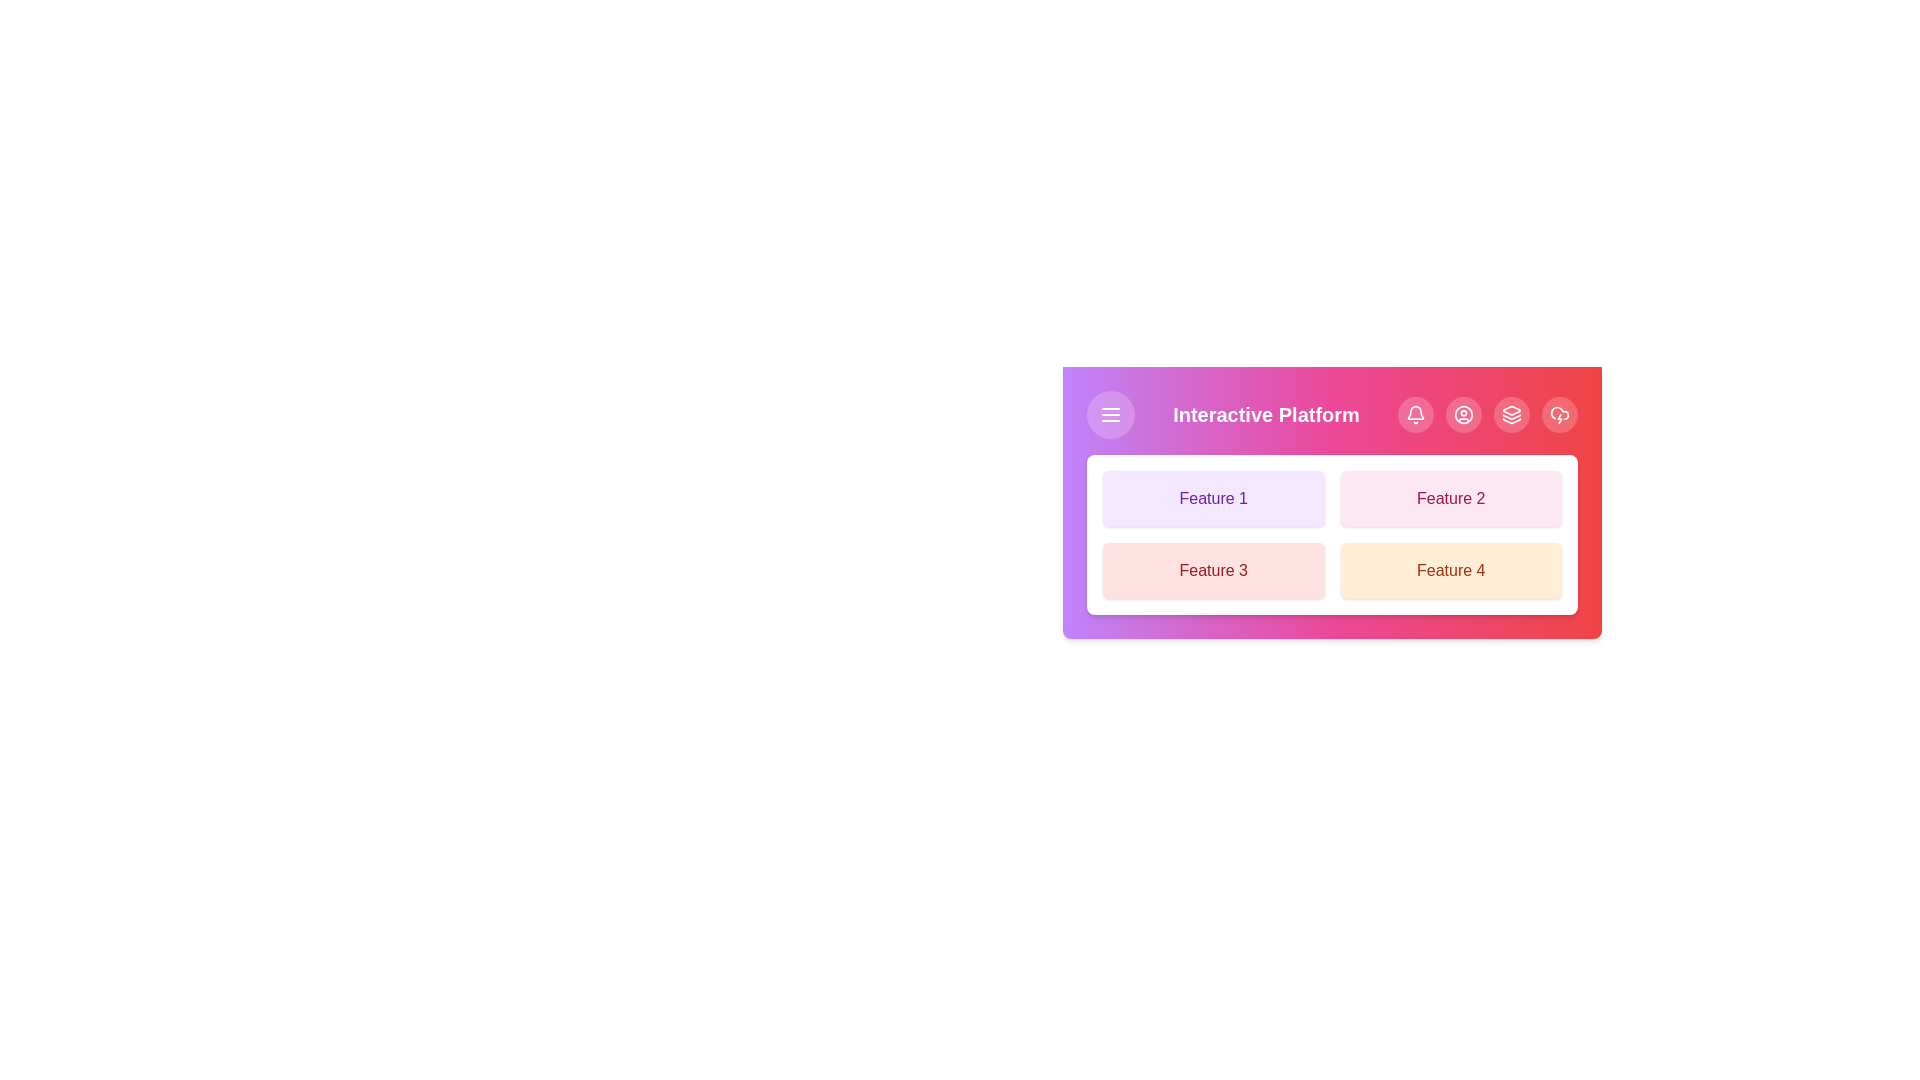  What do you see at coordinates (1512, 414) in the screenshot?
I see `the navigation button Layers` at bounding box center [1512, 414].